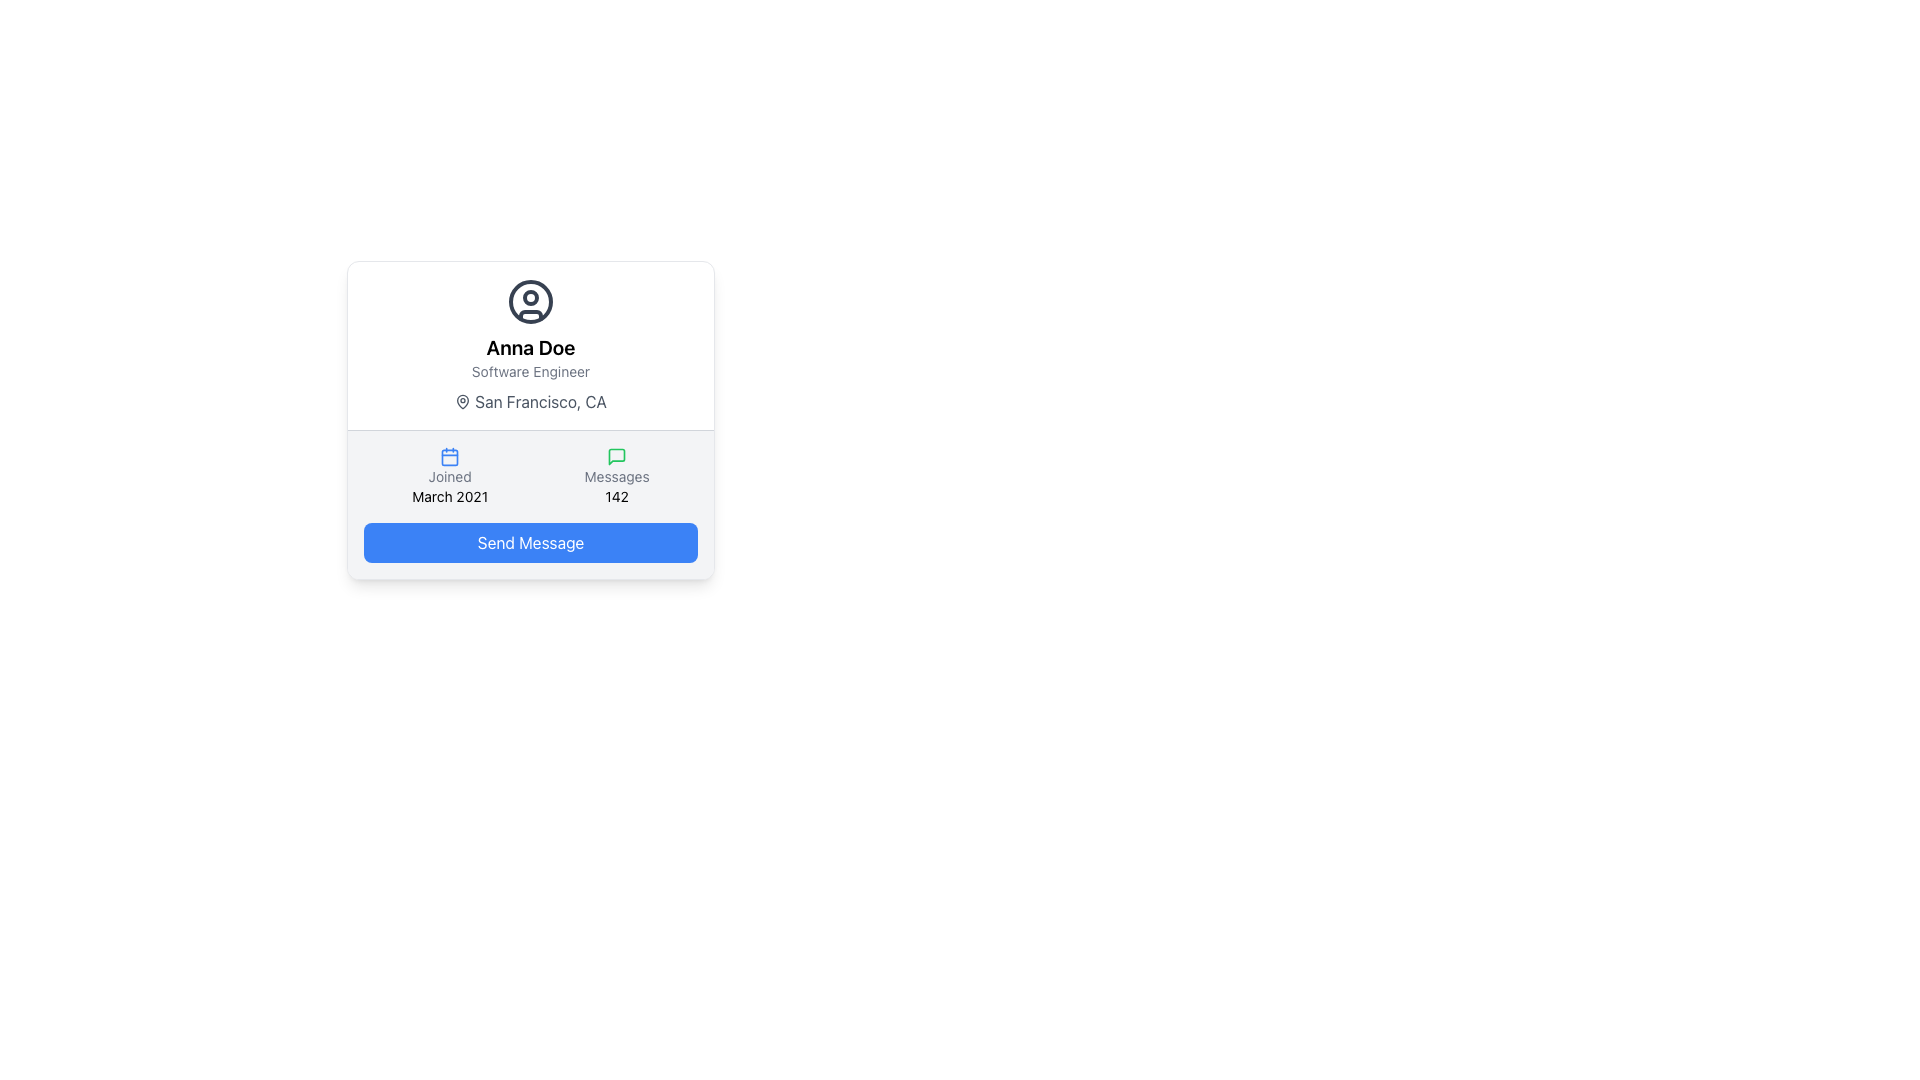 The image size is (1920, 1080). I want to click on the static text label that indicates message count, positioned below the icon and above the number '142', so click(616, 477).